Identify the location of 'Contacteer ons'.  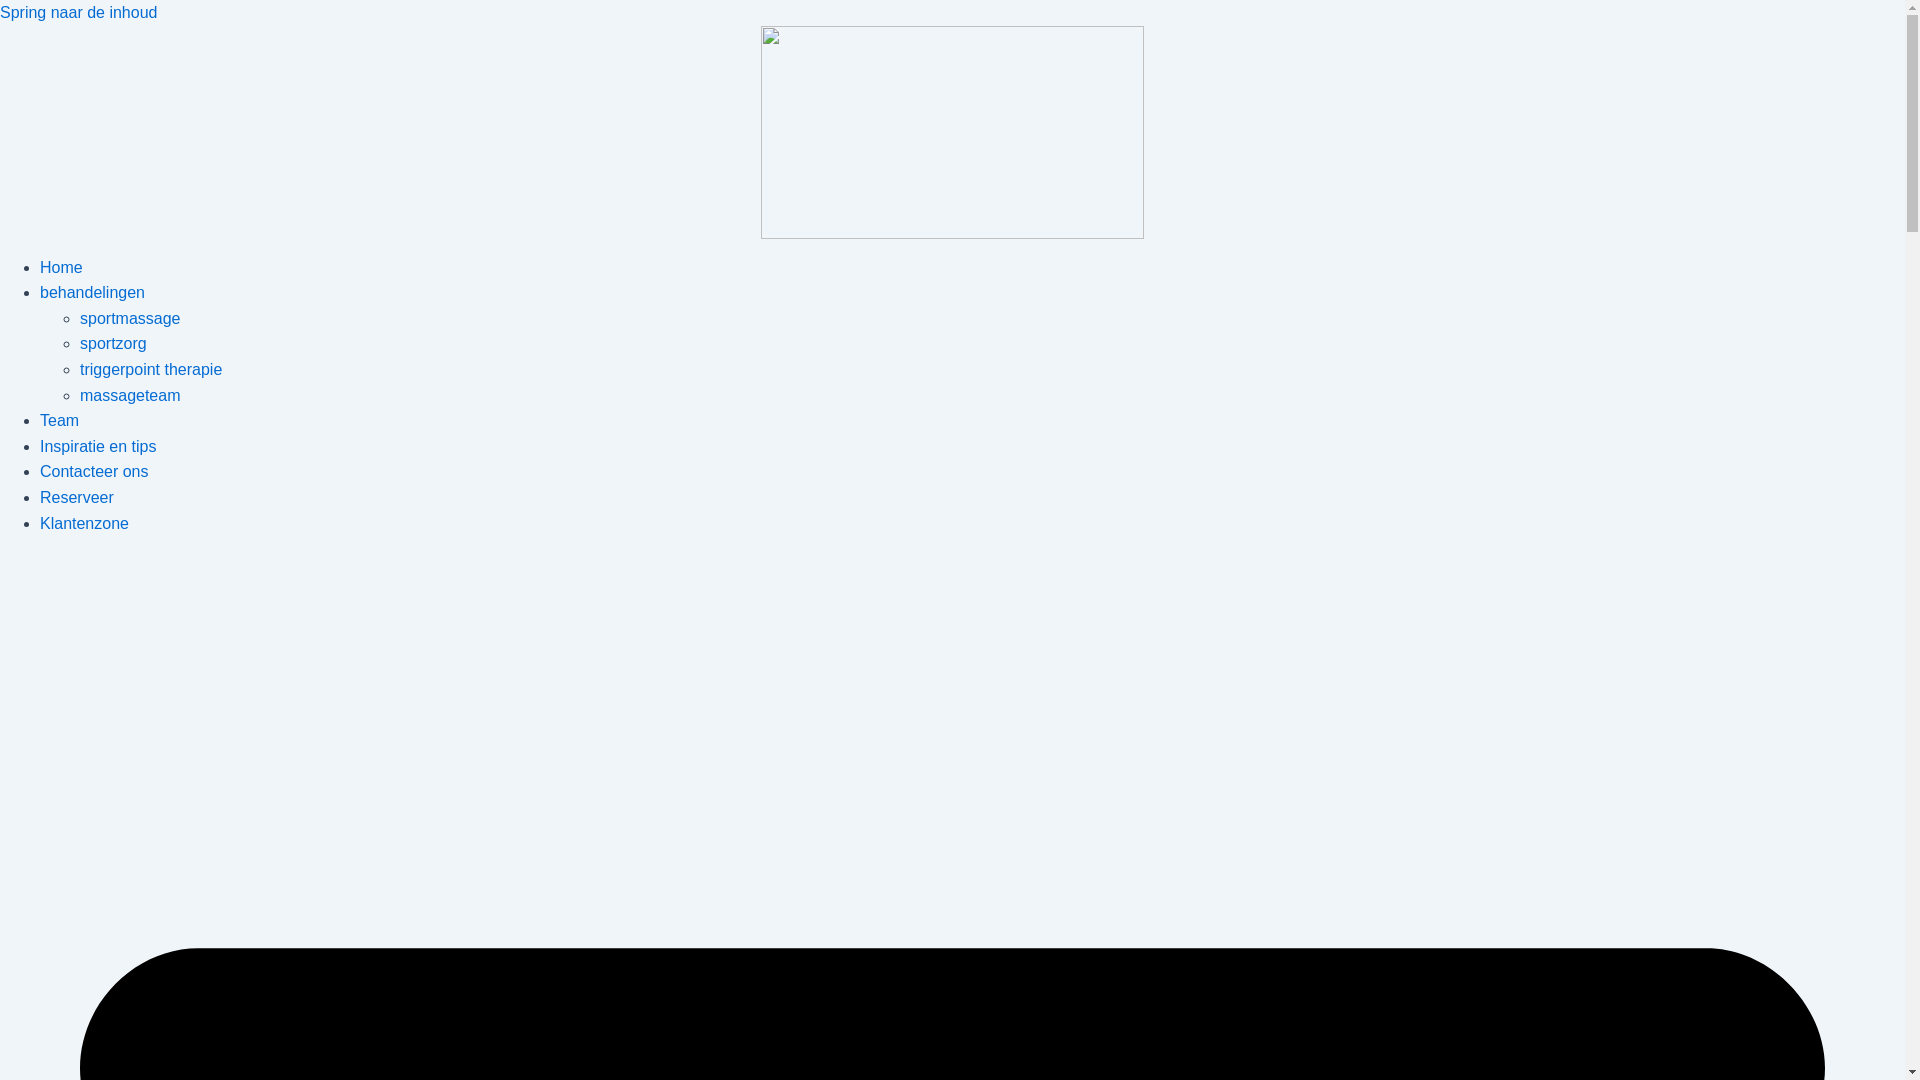
(93, 471).